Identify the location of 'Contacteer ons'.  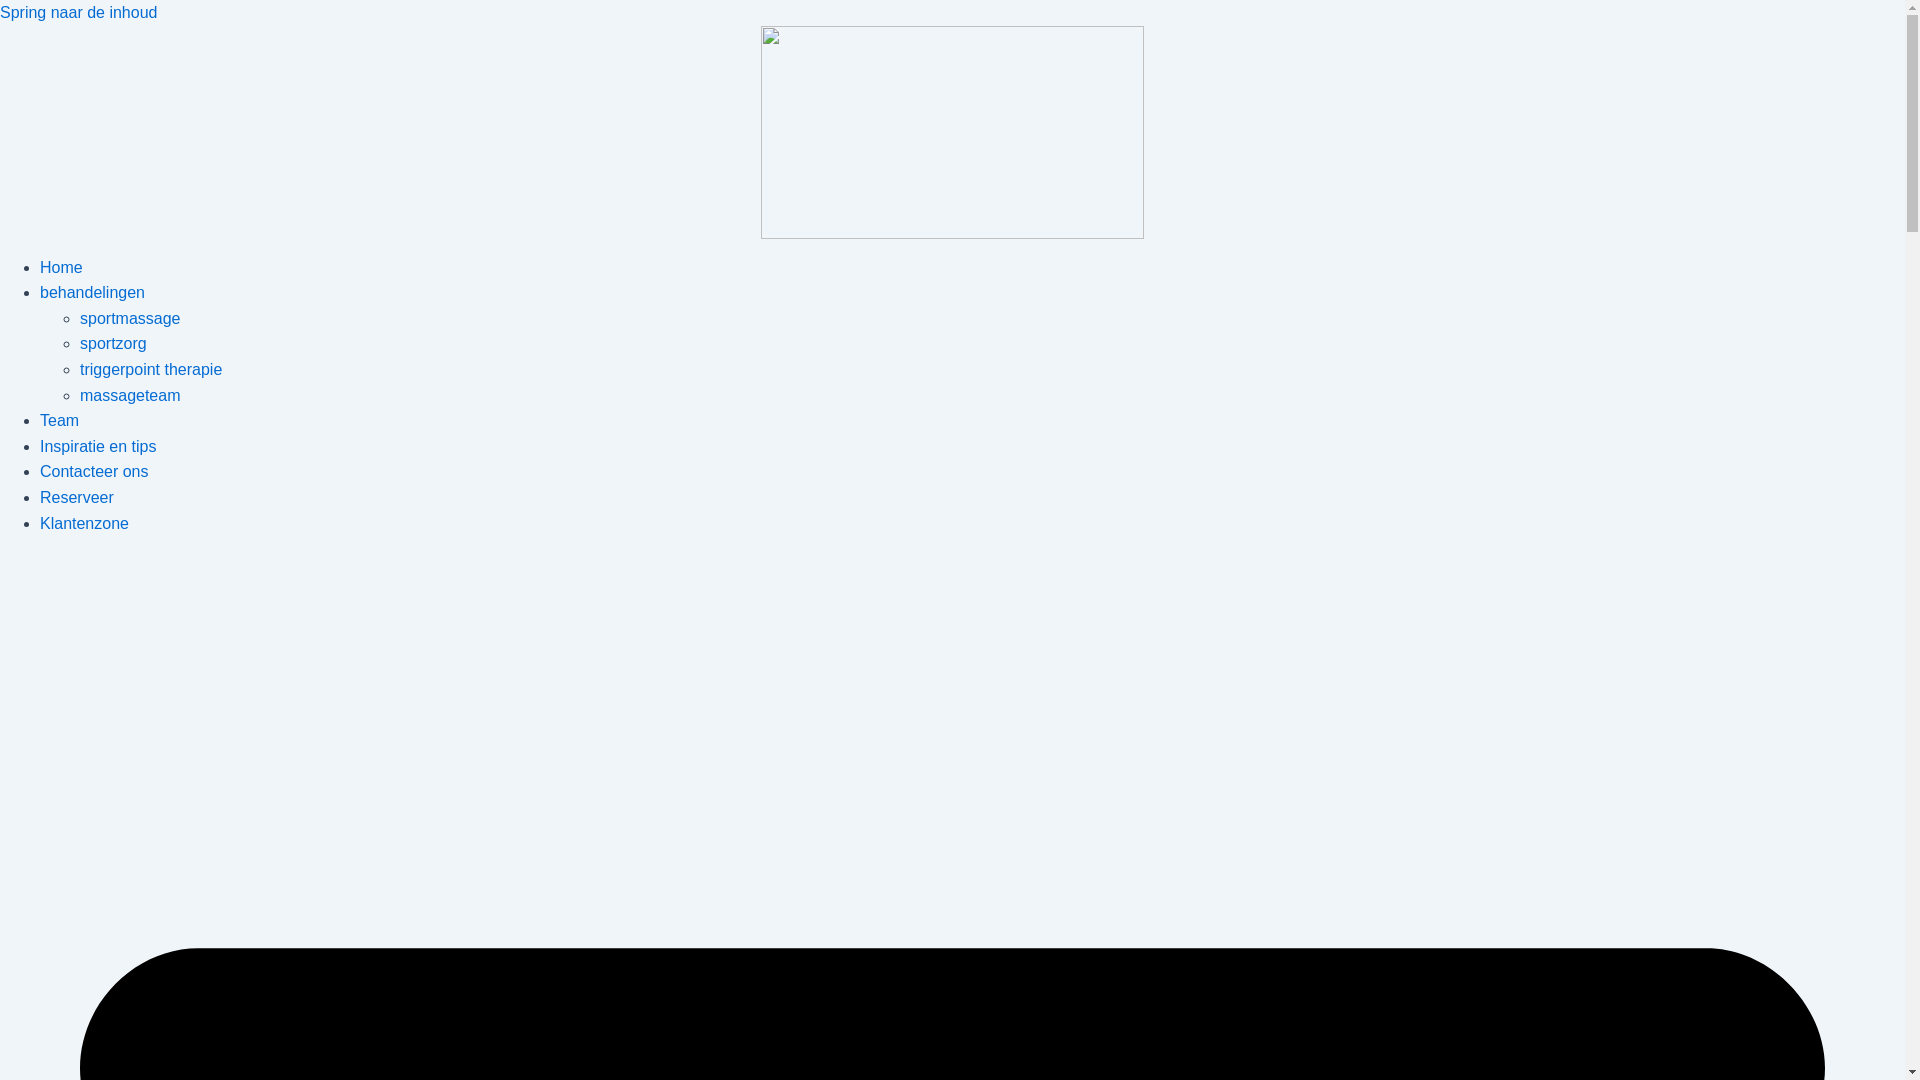
(93, 471).